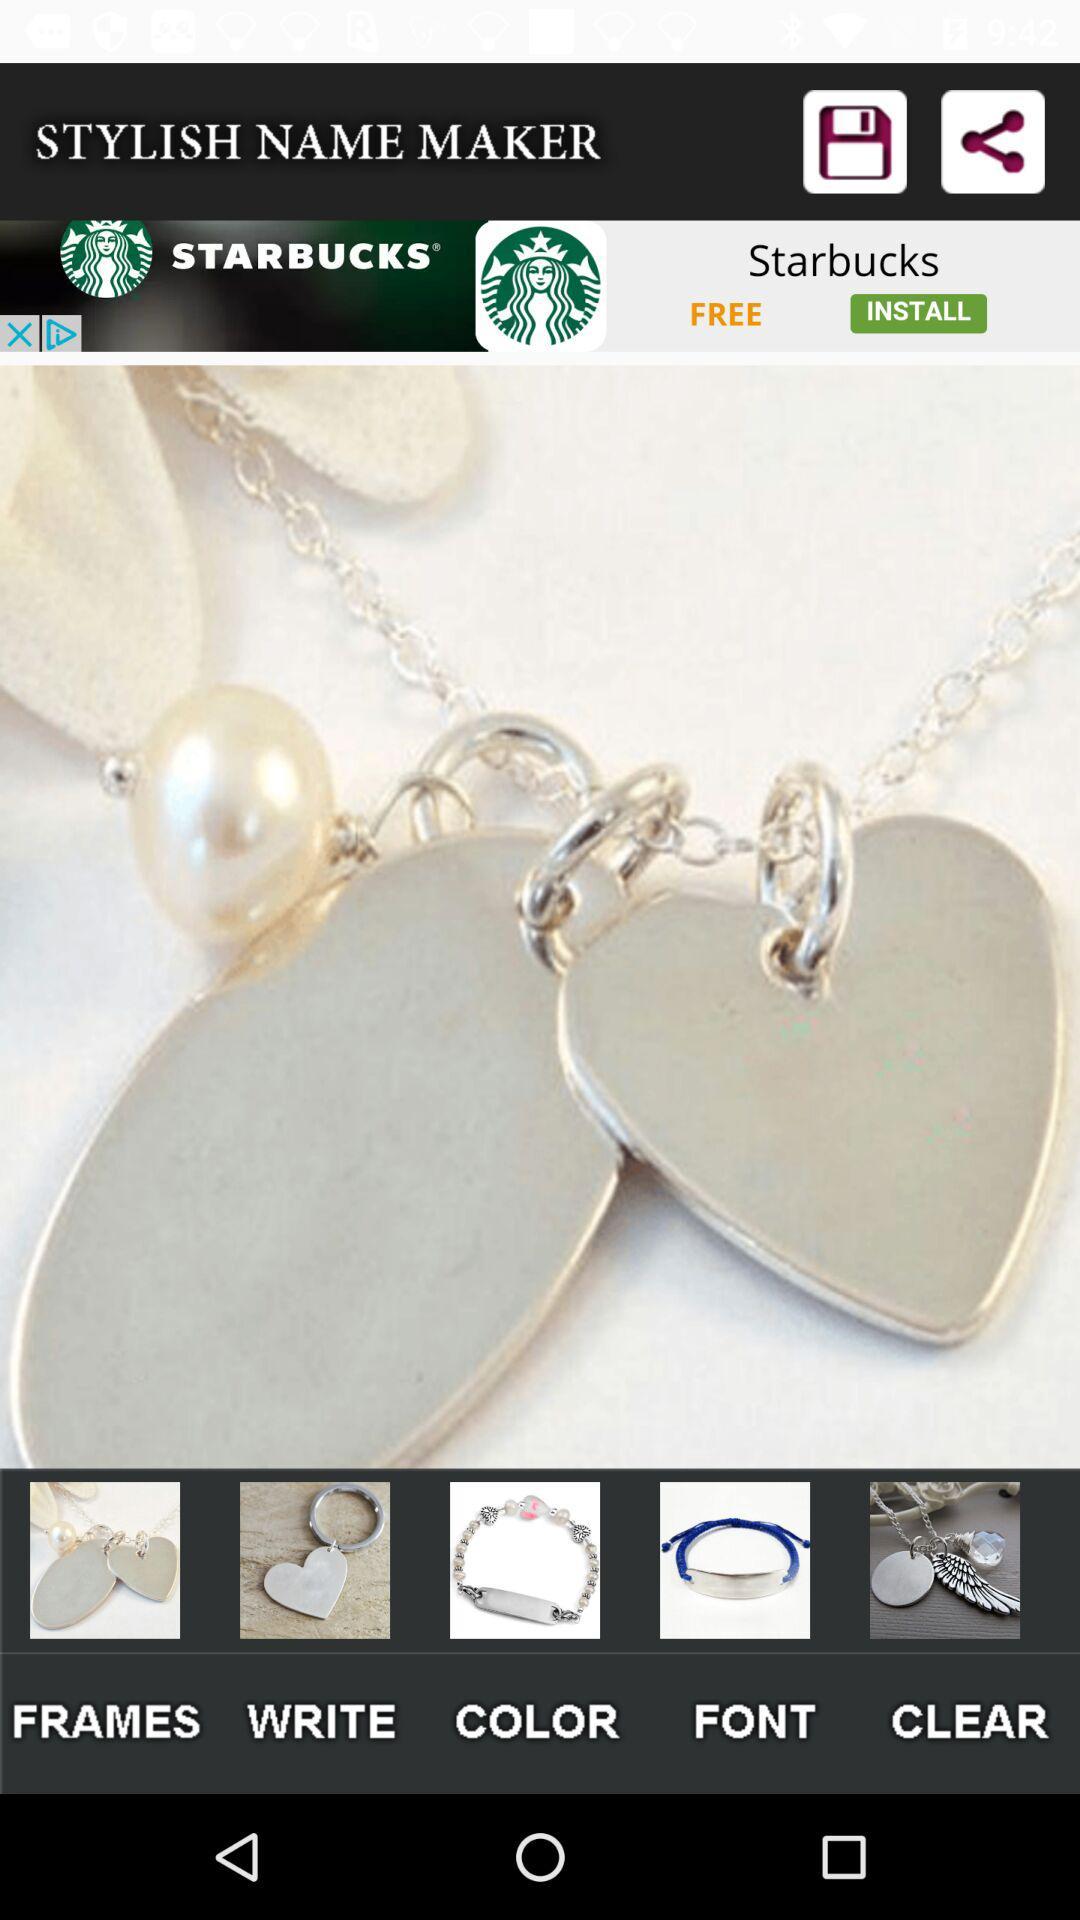  What do you see at coordinates (756, 1722) in the screenshot?
I see `font checking` at bounding box center [756, 1722].